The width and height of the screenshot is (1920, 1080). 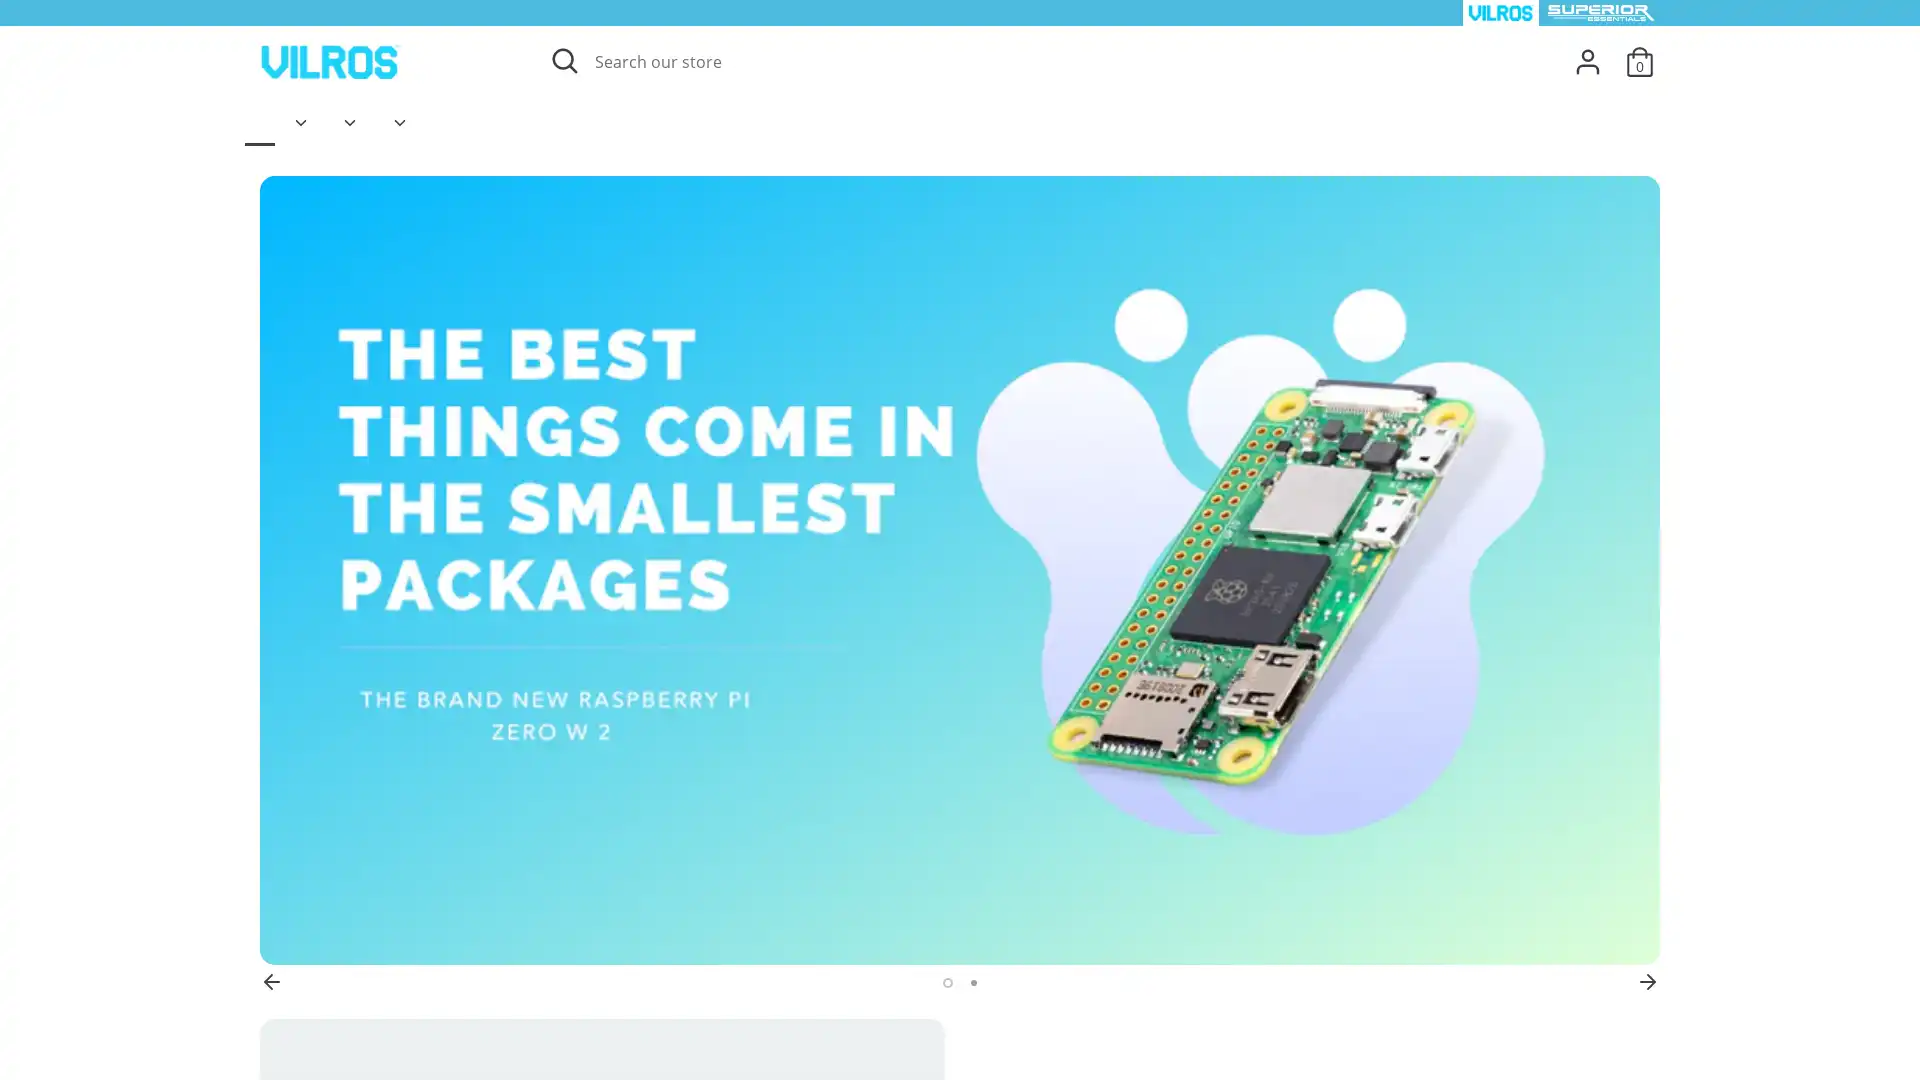 What do you see at coordinates (944, 982) in the screenshot?
I see `1` at bounding box center [944, 982].